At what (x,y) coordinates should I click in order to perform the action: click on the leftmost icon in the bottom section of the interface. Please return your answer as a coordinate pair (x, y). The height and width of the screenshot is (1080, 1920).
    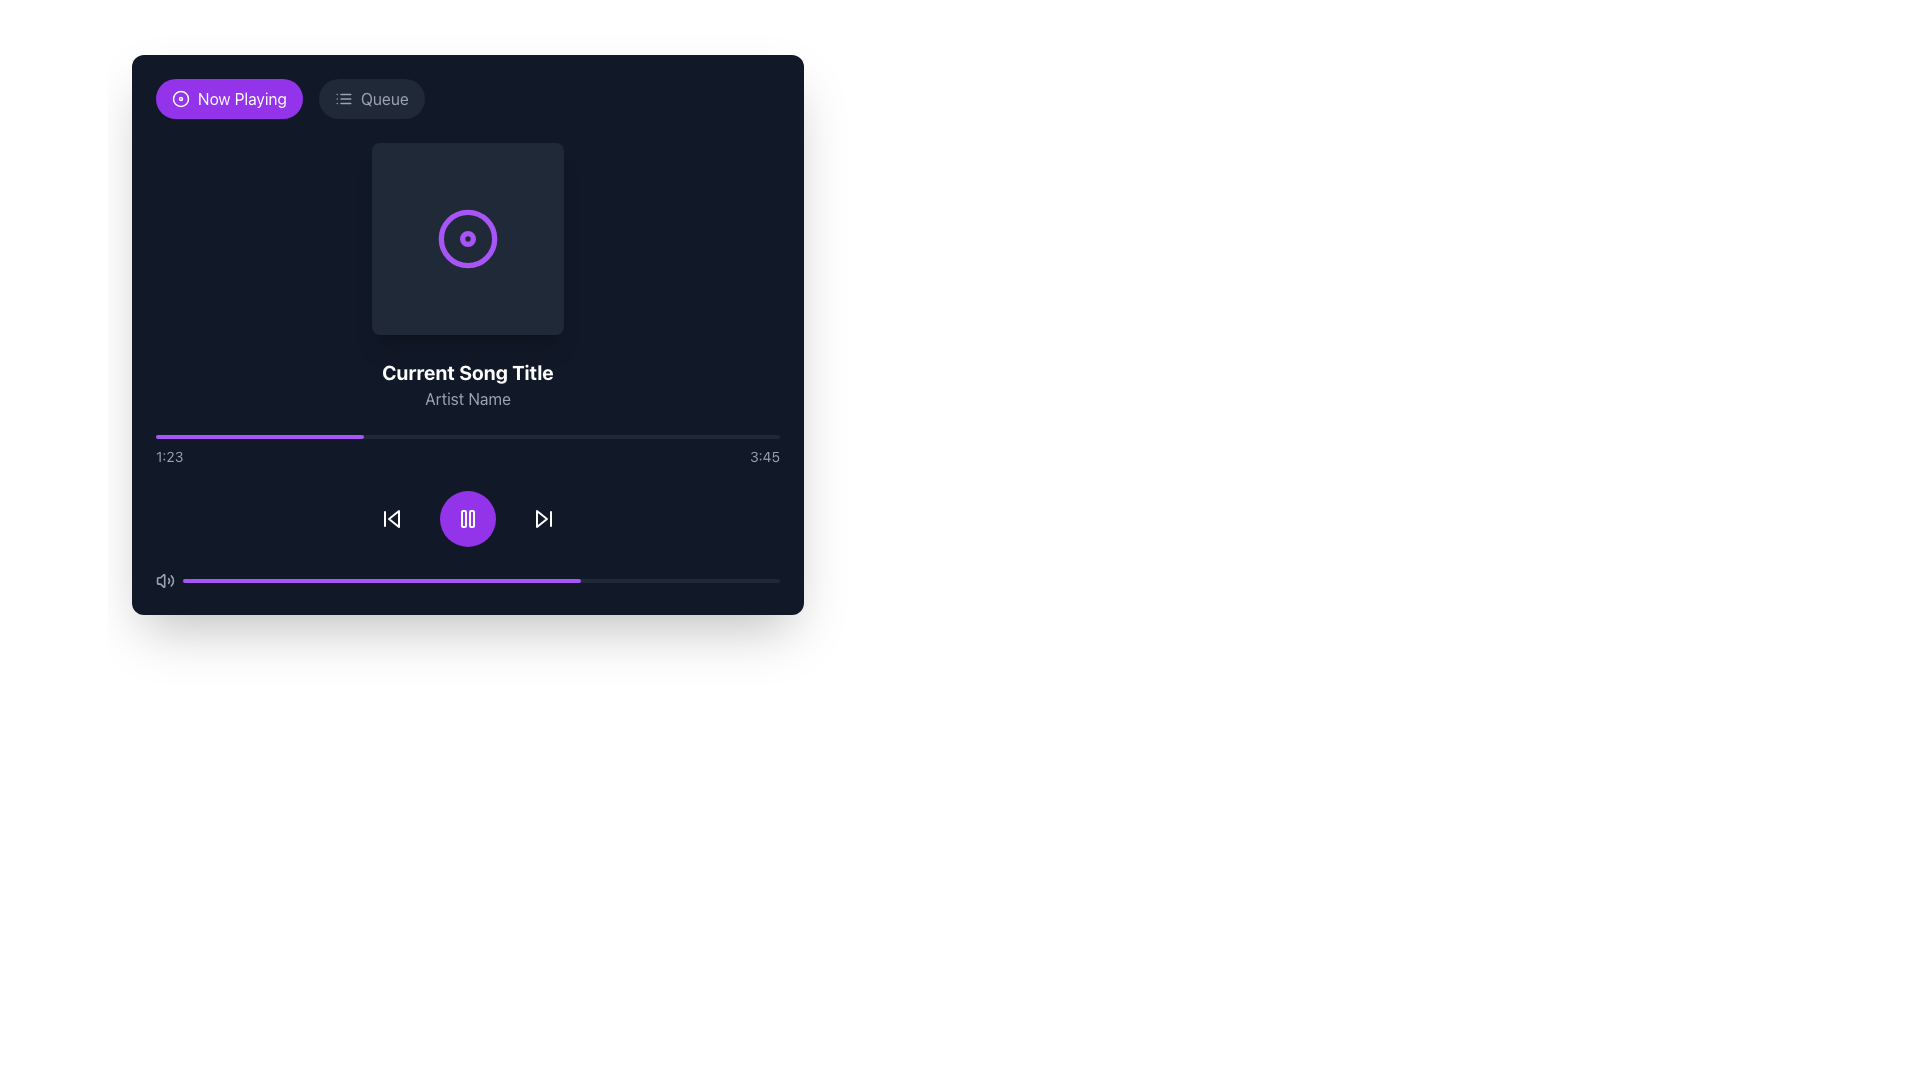
    Looking at the image, I should click on (165, 581).